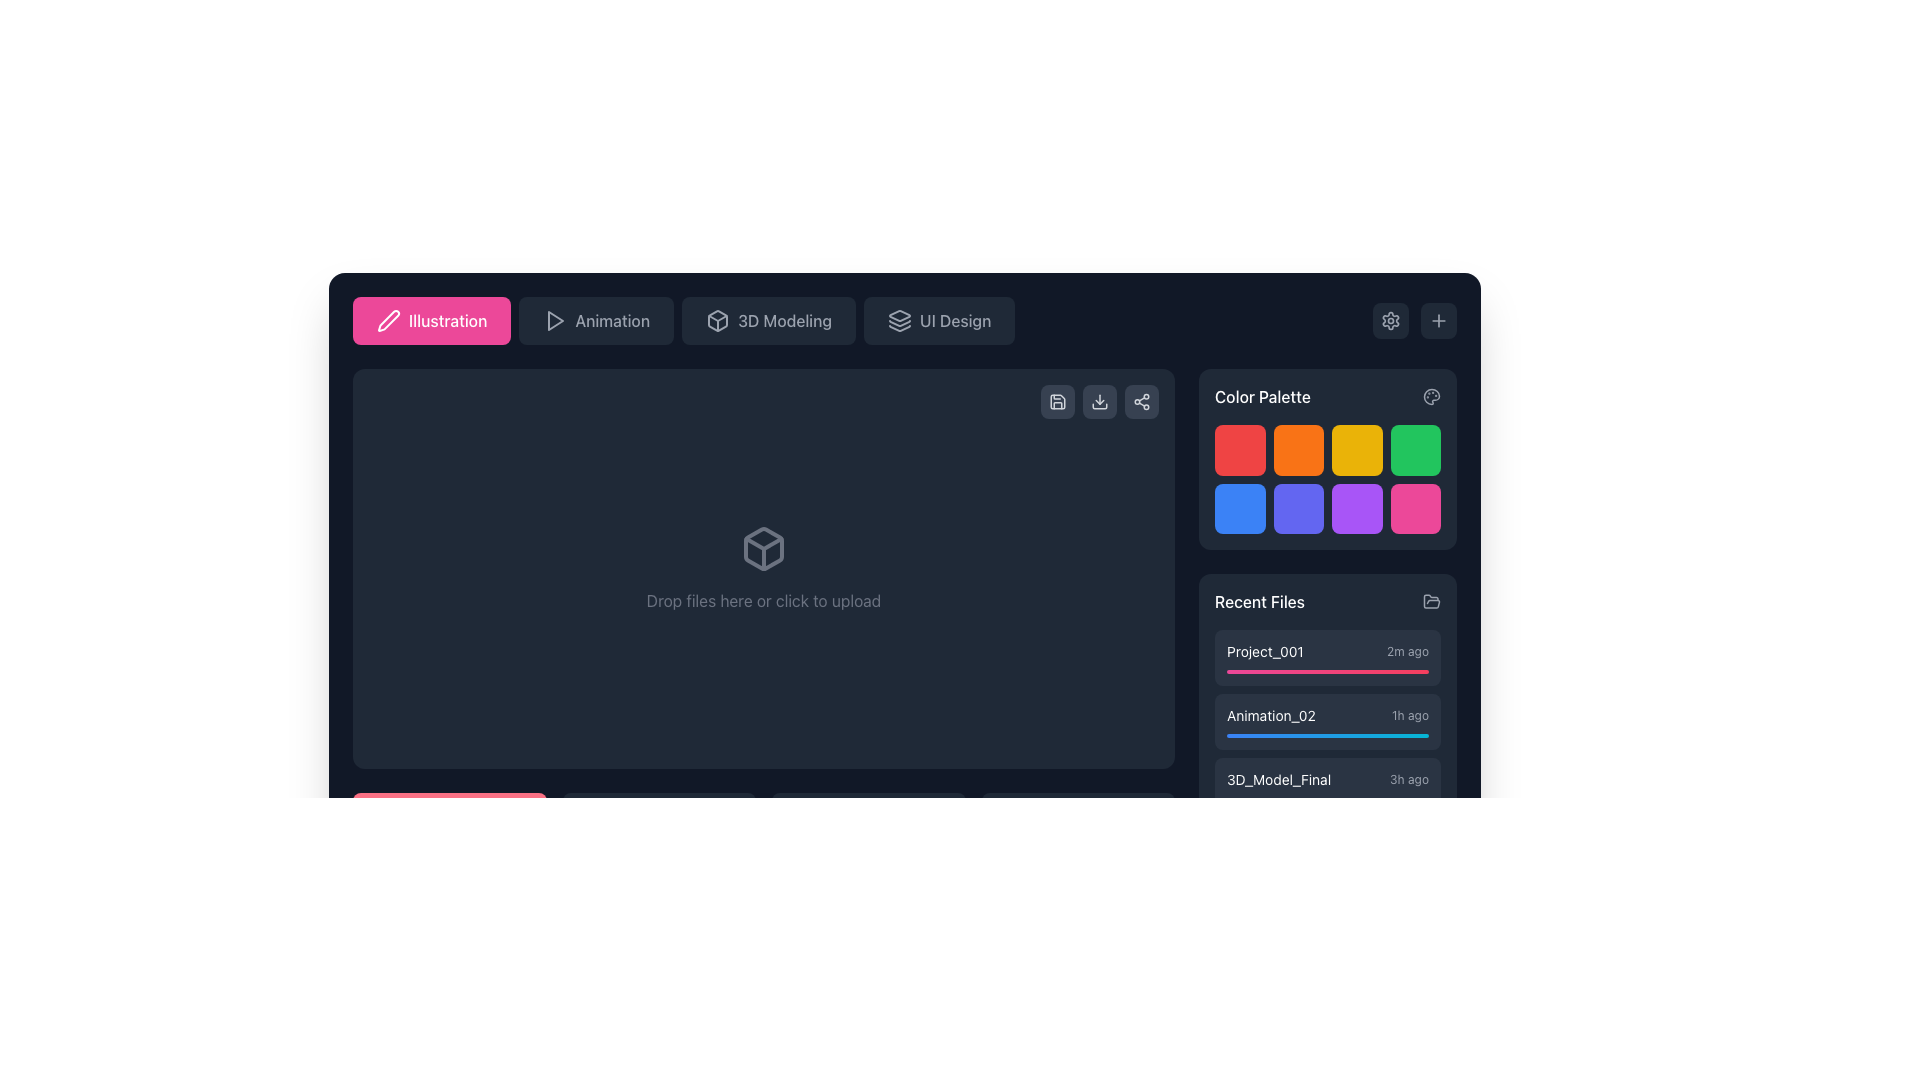 This screenshot has width=1920, height=1080. What do you see at coordinates (1328, 459) in the screenshot?
I see `the color swatch in the 'Color Palette' card` at bounding box center [1328, 459].